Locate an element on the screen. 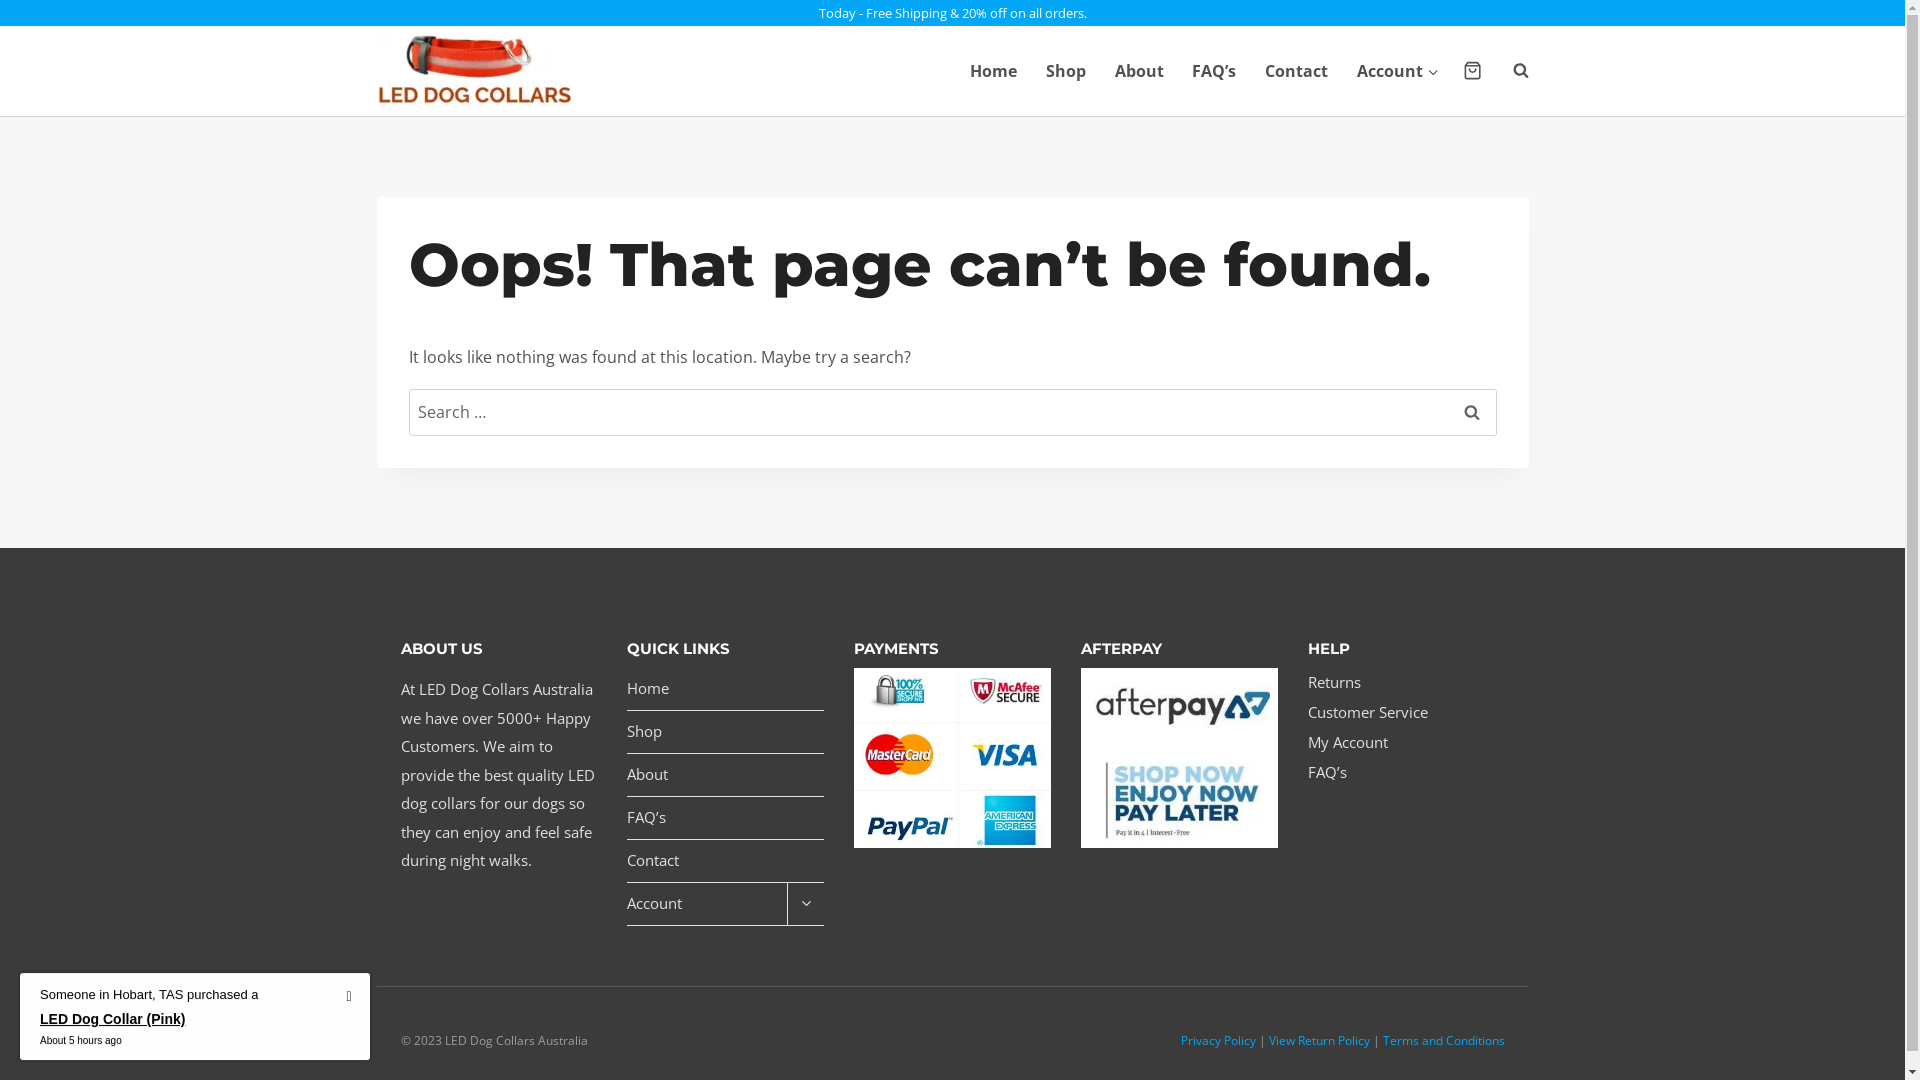  'Home' is located at coordinates (626, 688).